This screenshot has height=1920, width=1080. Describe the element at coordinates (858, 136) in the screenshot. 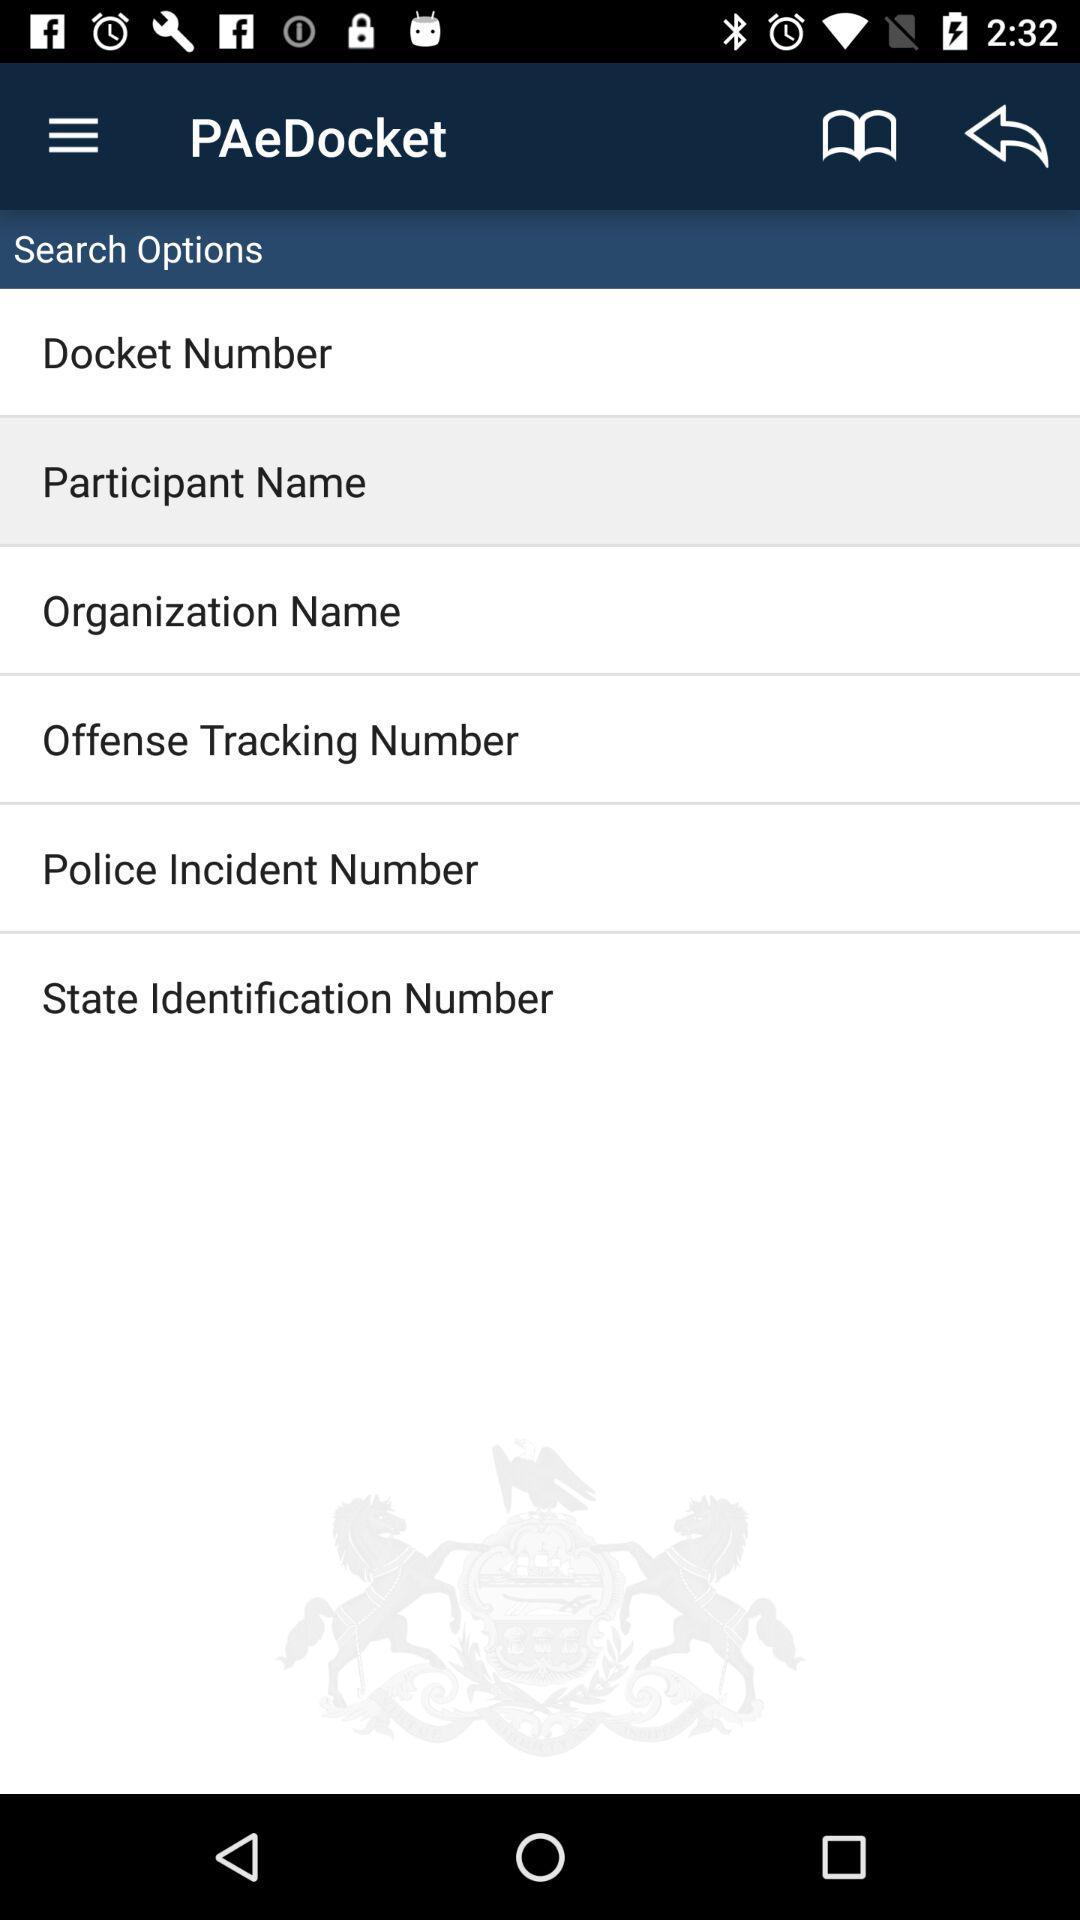

I see `the icon next to the text paedocket` at that location.